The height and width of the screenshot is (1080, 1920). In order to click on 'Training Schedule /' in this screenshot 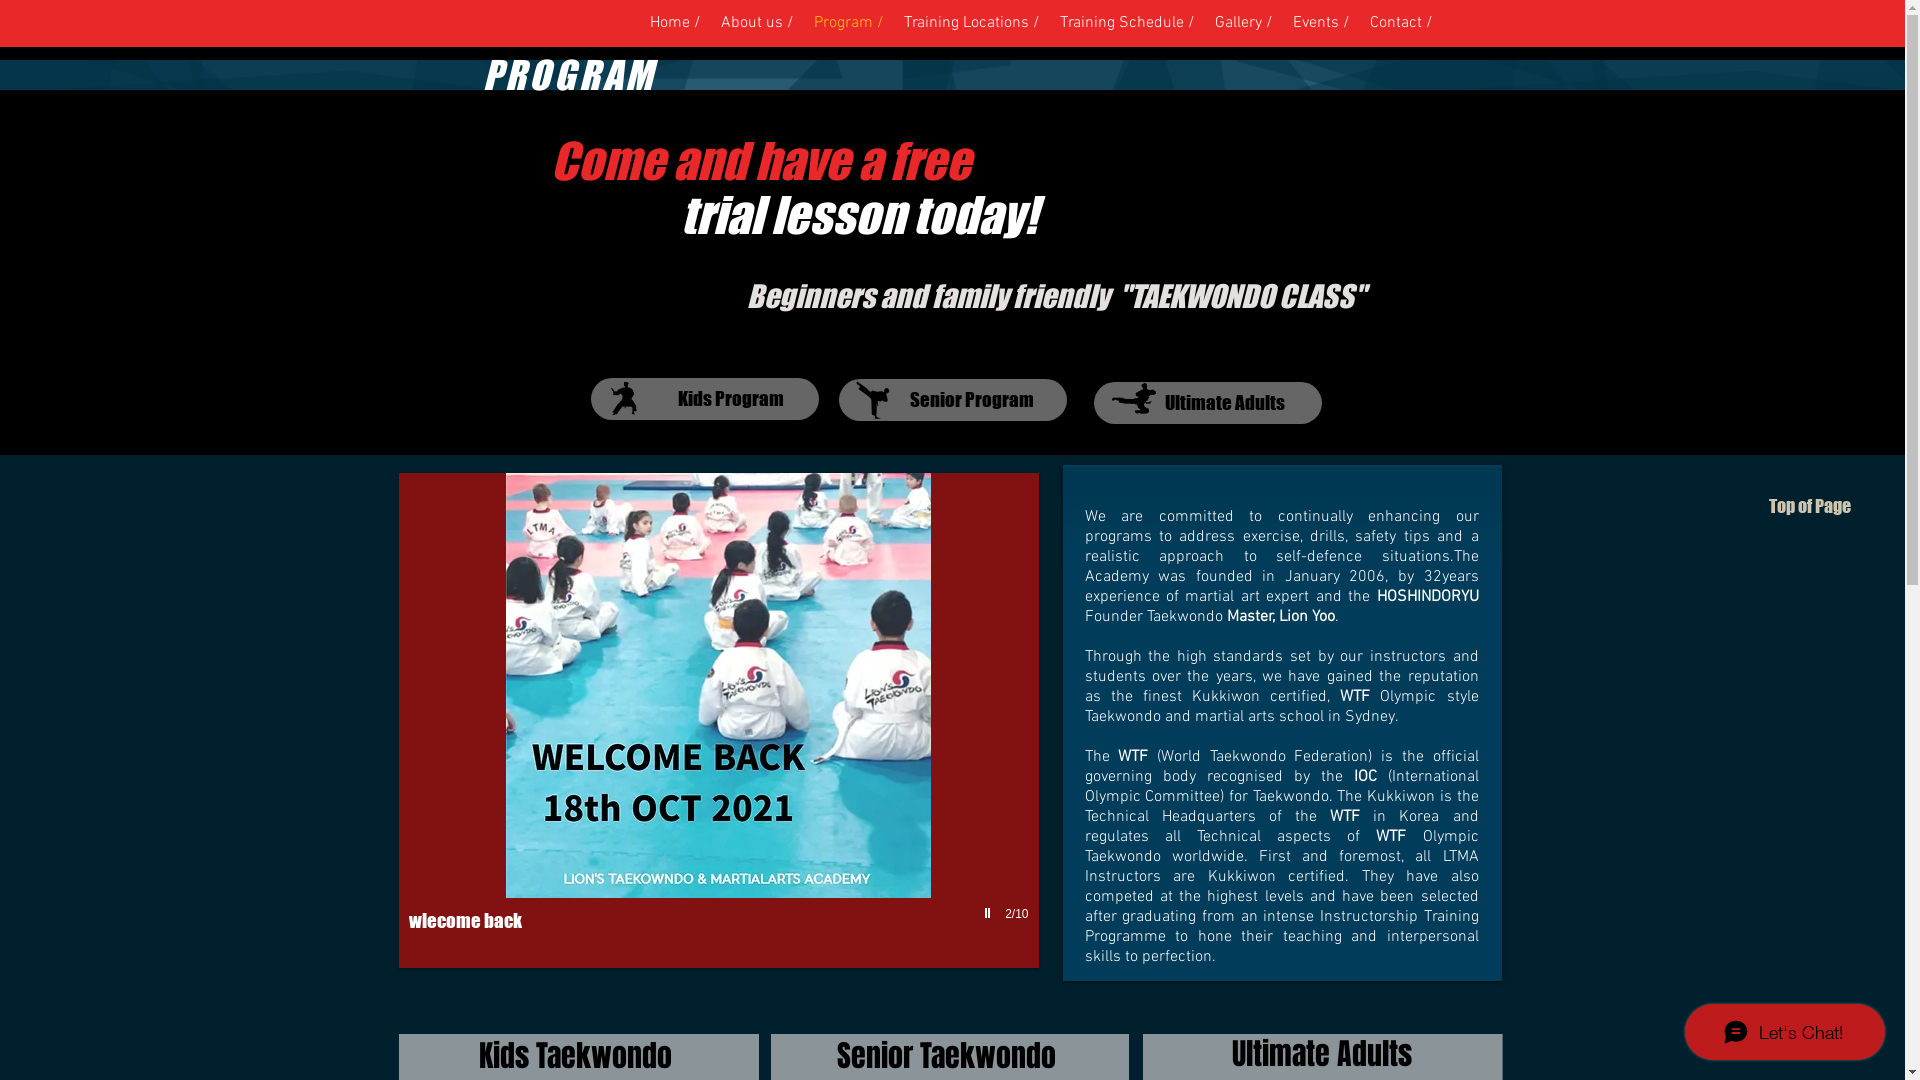, I will do `click(1127, 23)`.